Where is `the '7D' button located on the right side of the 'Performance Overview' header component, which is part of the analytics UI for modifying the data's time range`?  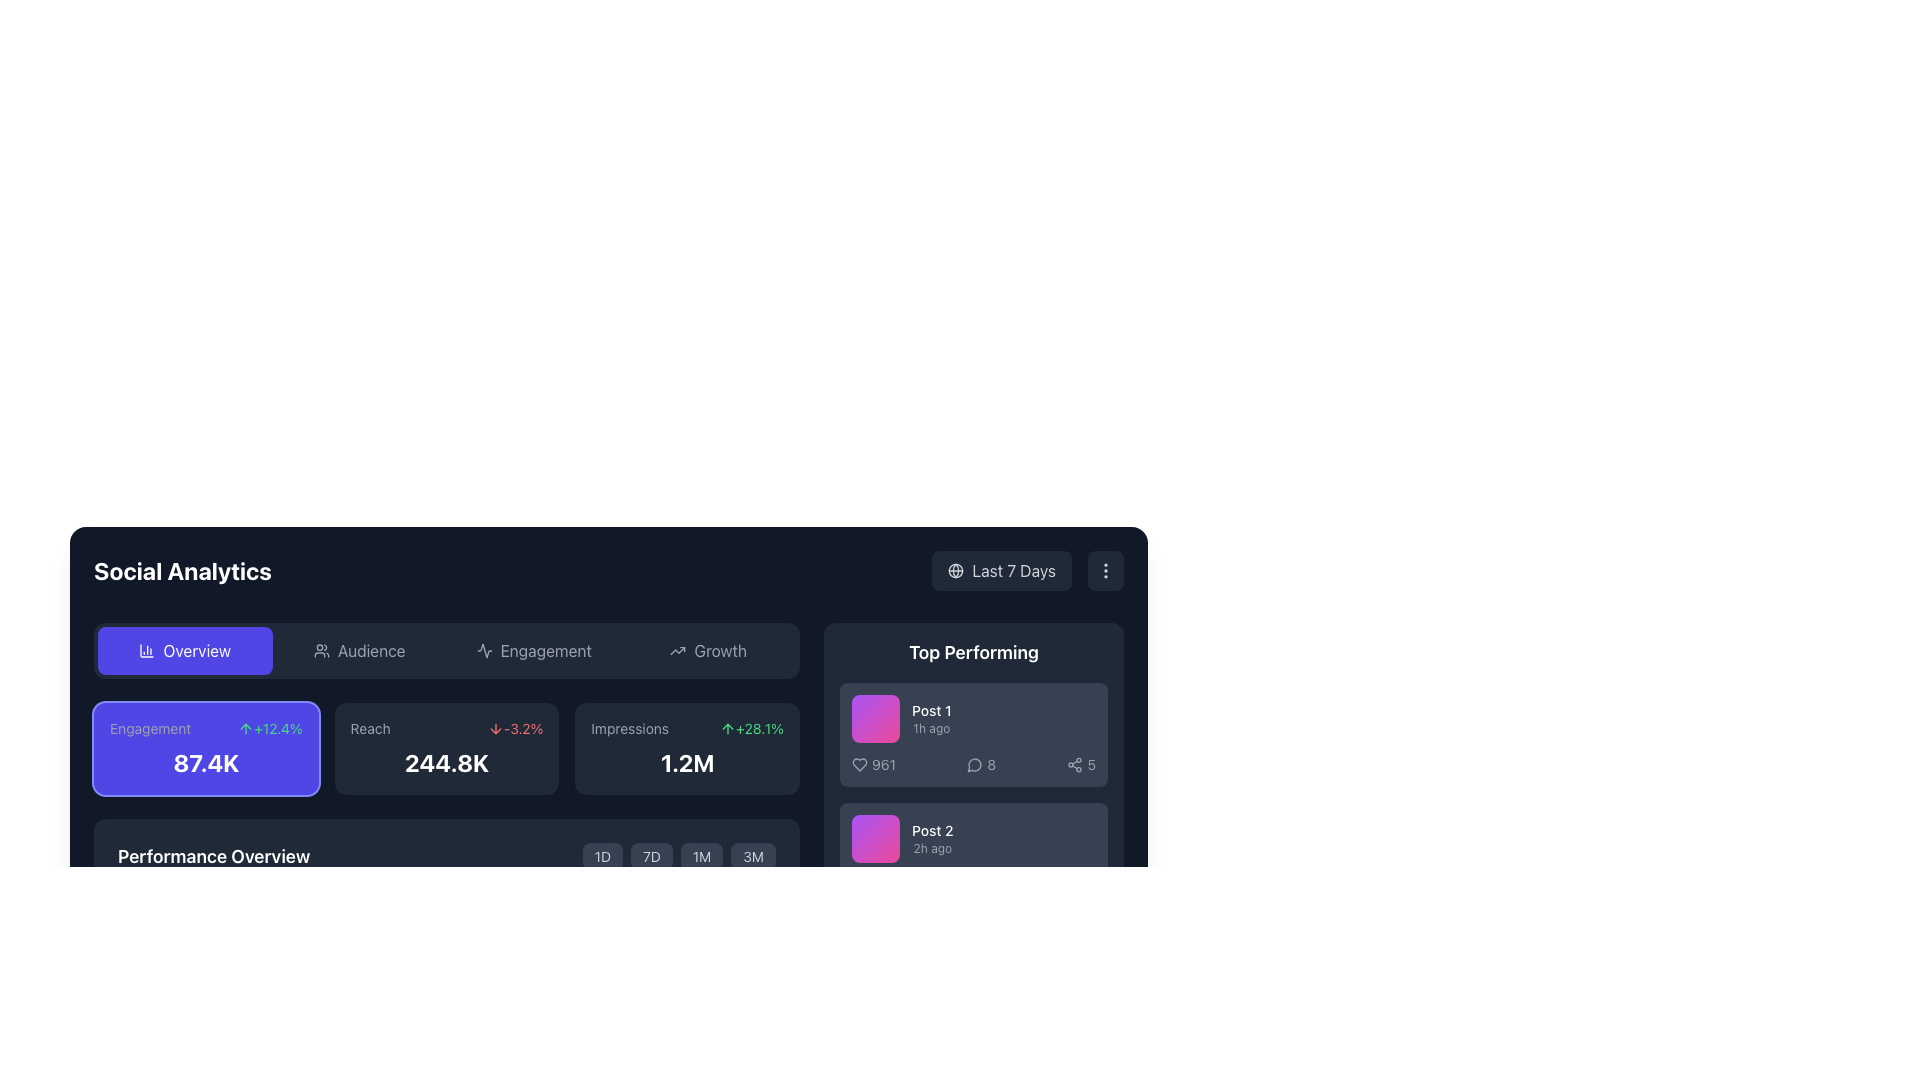
the '7D' button located on the right side of the 'Performance Overview' header component, which is part of the analytics UI for modifying the data's time range is located at coordinates (445, 855).